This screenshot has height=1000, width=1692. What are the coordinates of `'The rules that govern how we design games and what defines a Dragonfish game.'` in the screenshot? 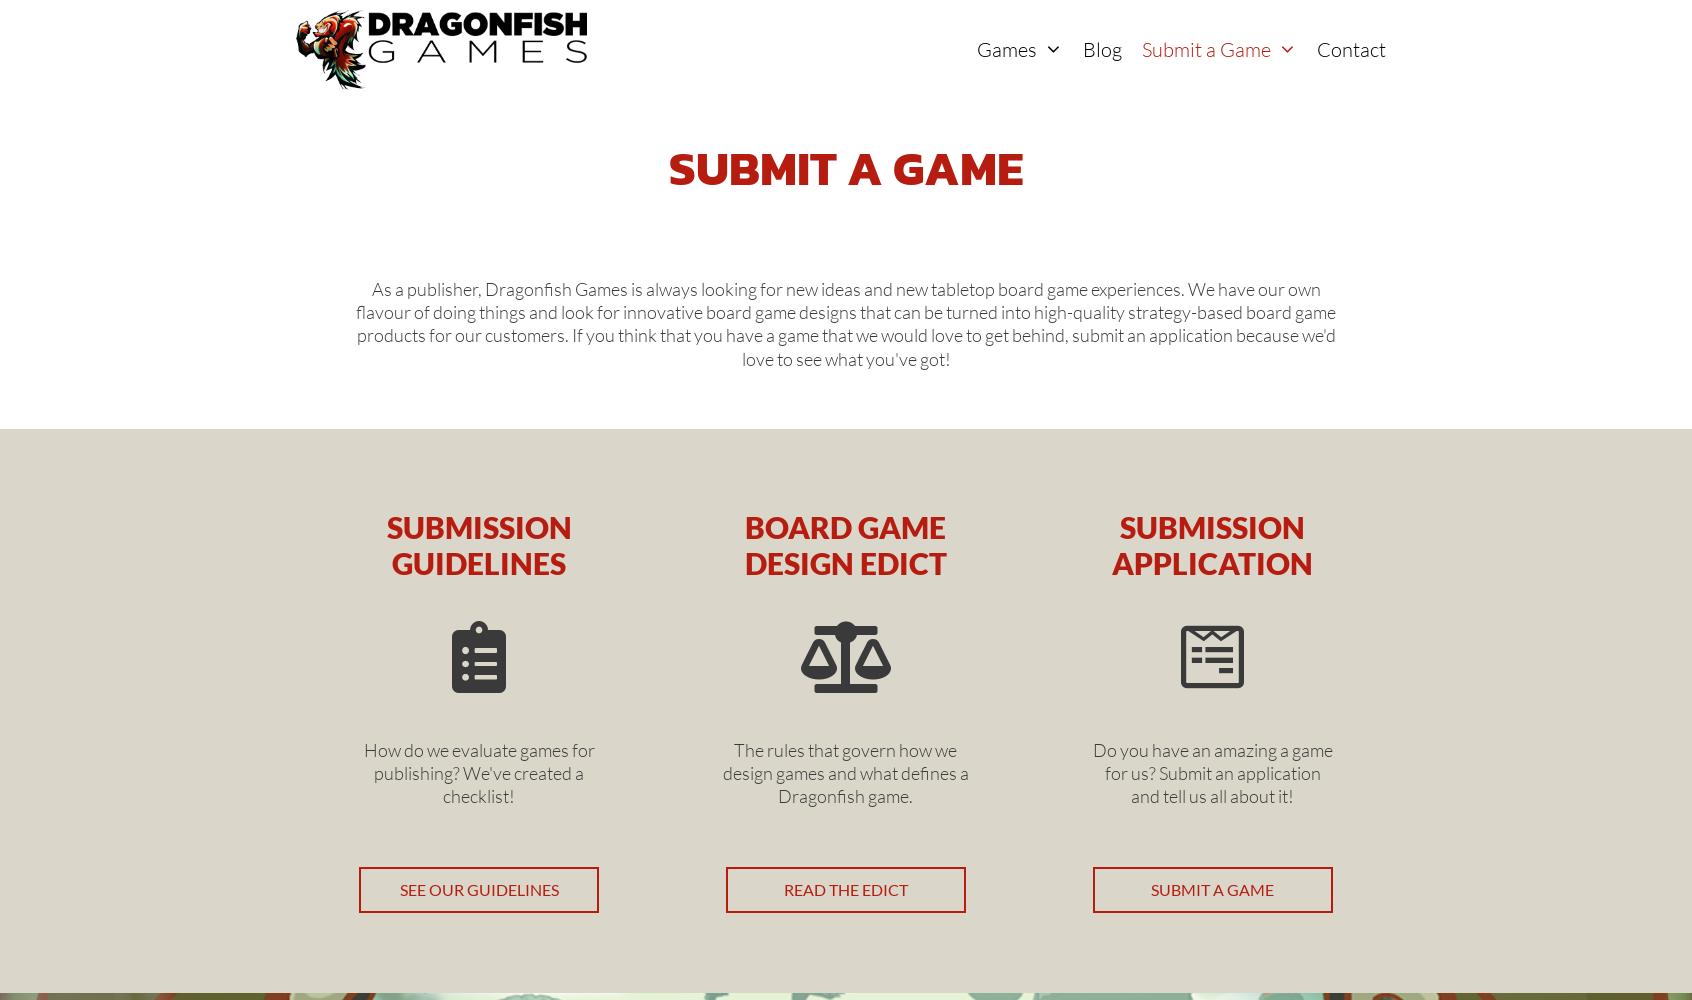 It's located at (844, 772).